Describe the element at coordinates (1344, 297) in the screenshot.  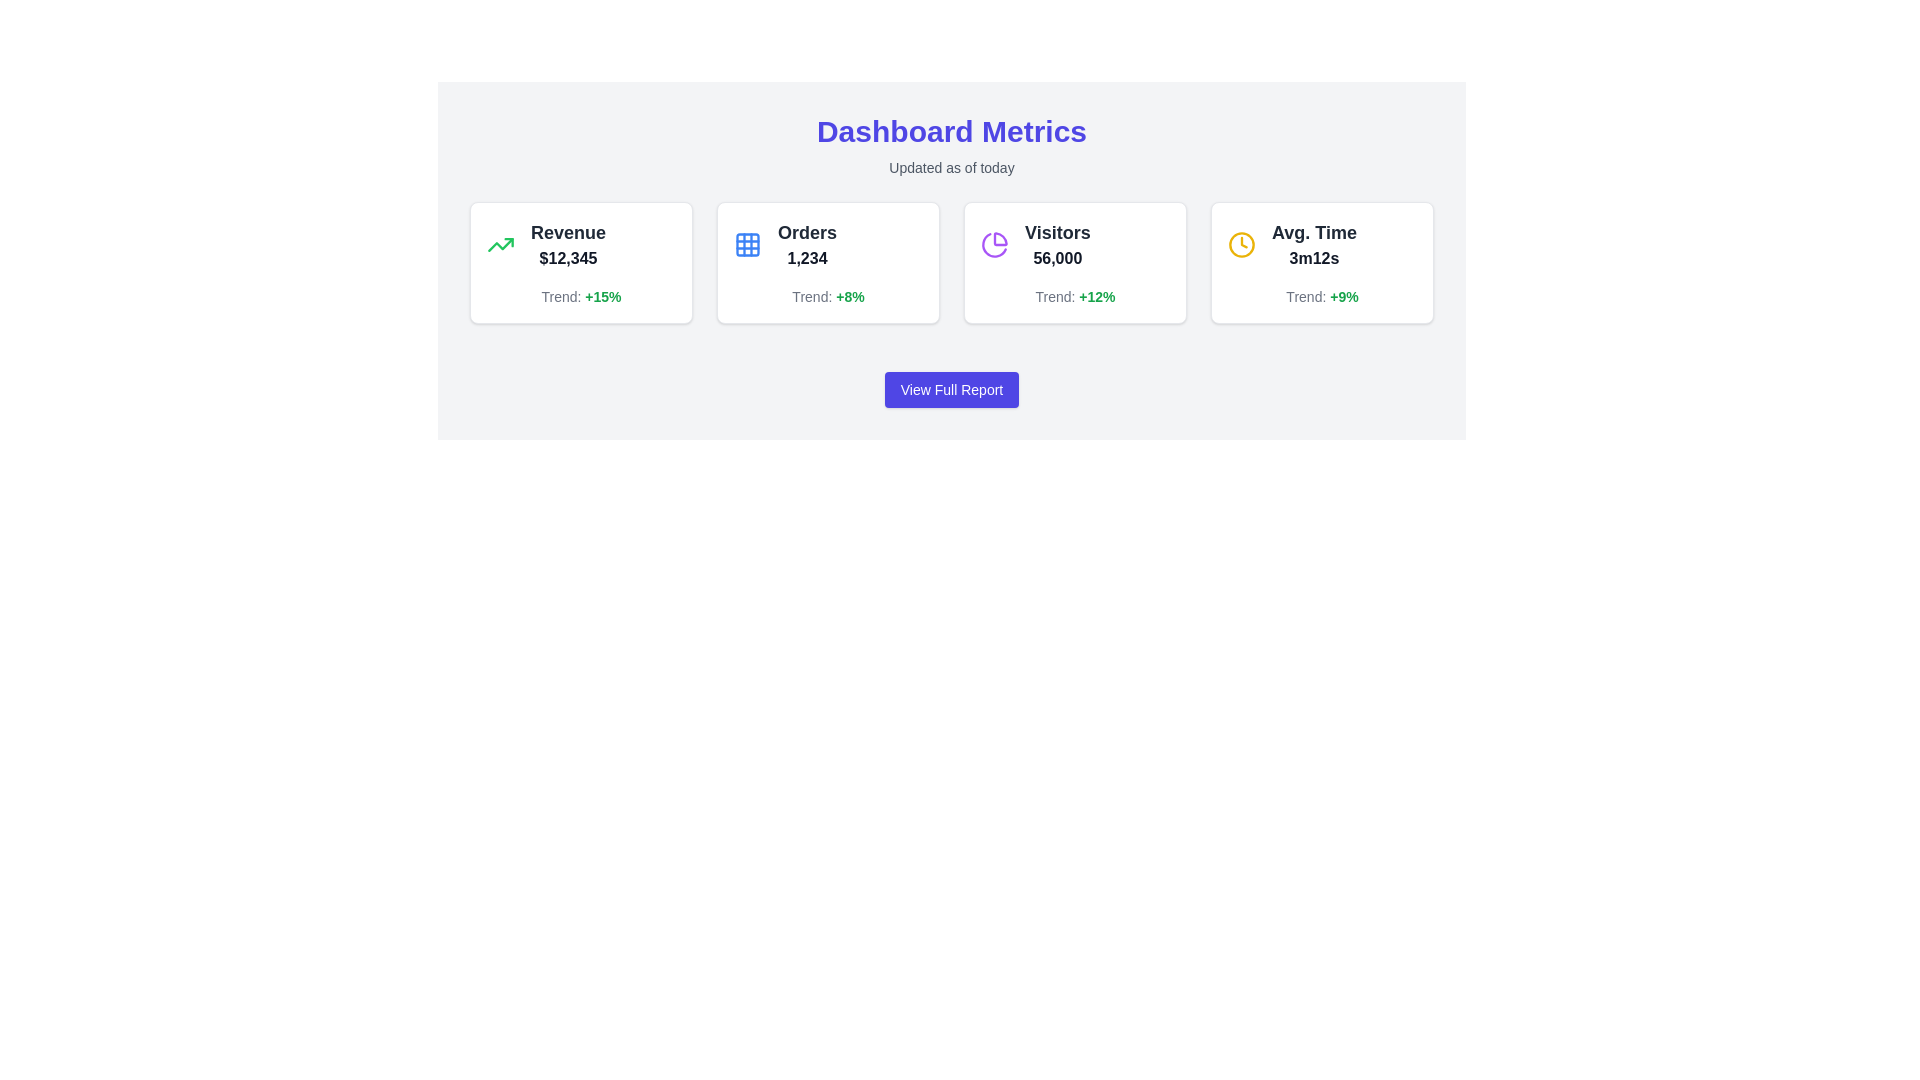
I see `the static text displaying '+9%' in a green, bold font, located to the right of the 'Trend:' label in the 'Avg. Time' data card` at that location.